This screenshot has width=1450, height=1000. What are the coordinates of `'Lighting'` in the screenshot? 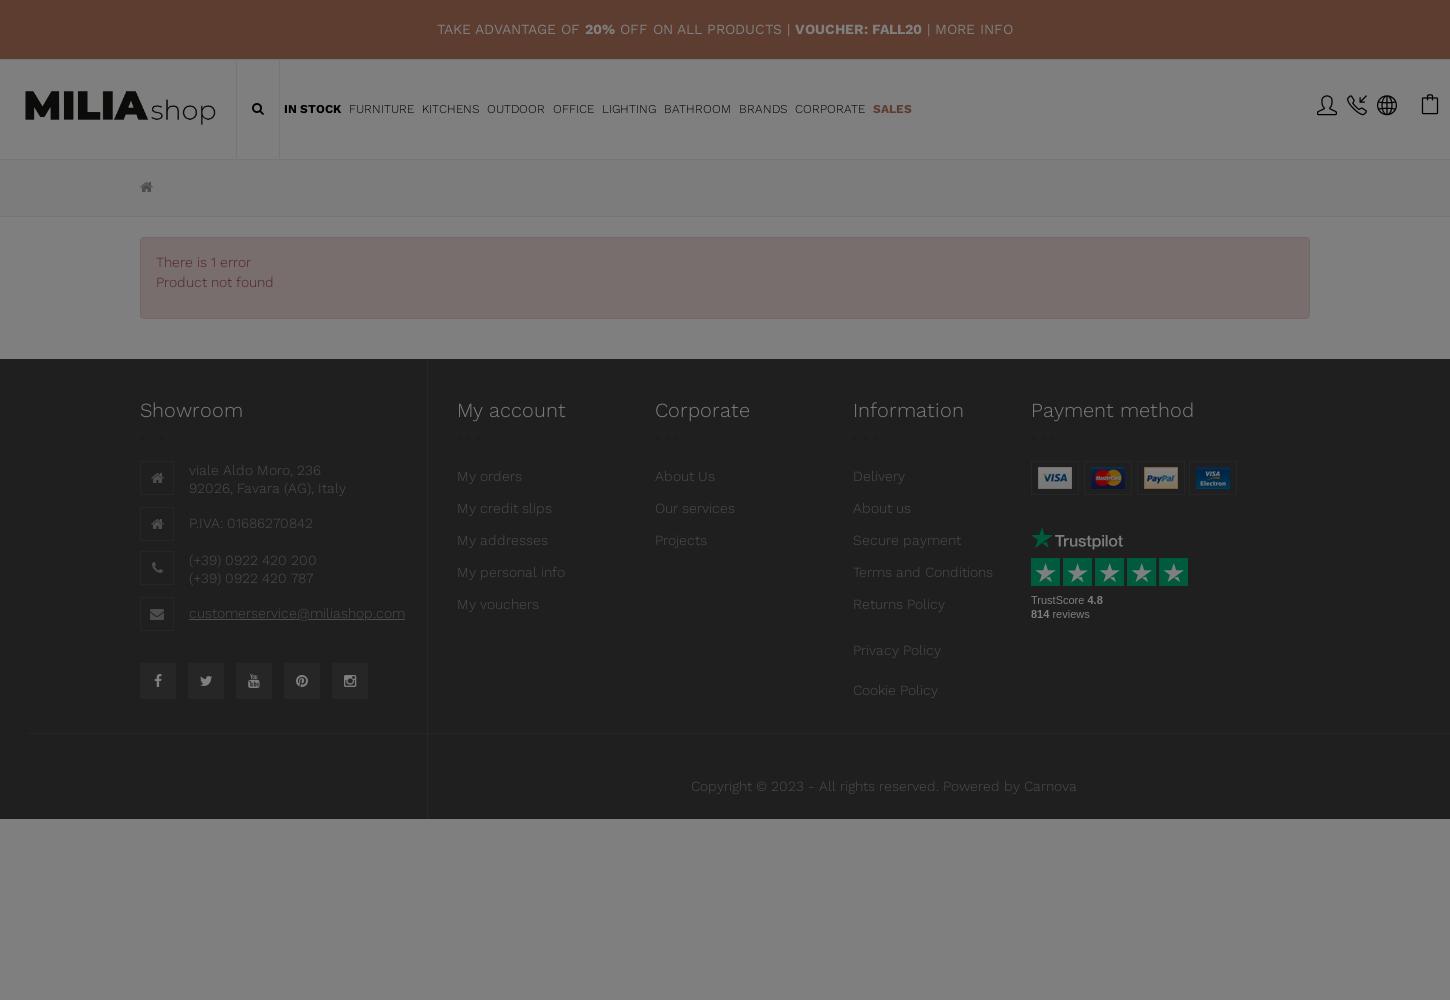 It's located at (626, 108).